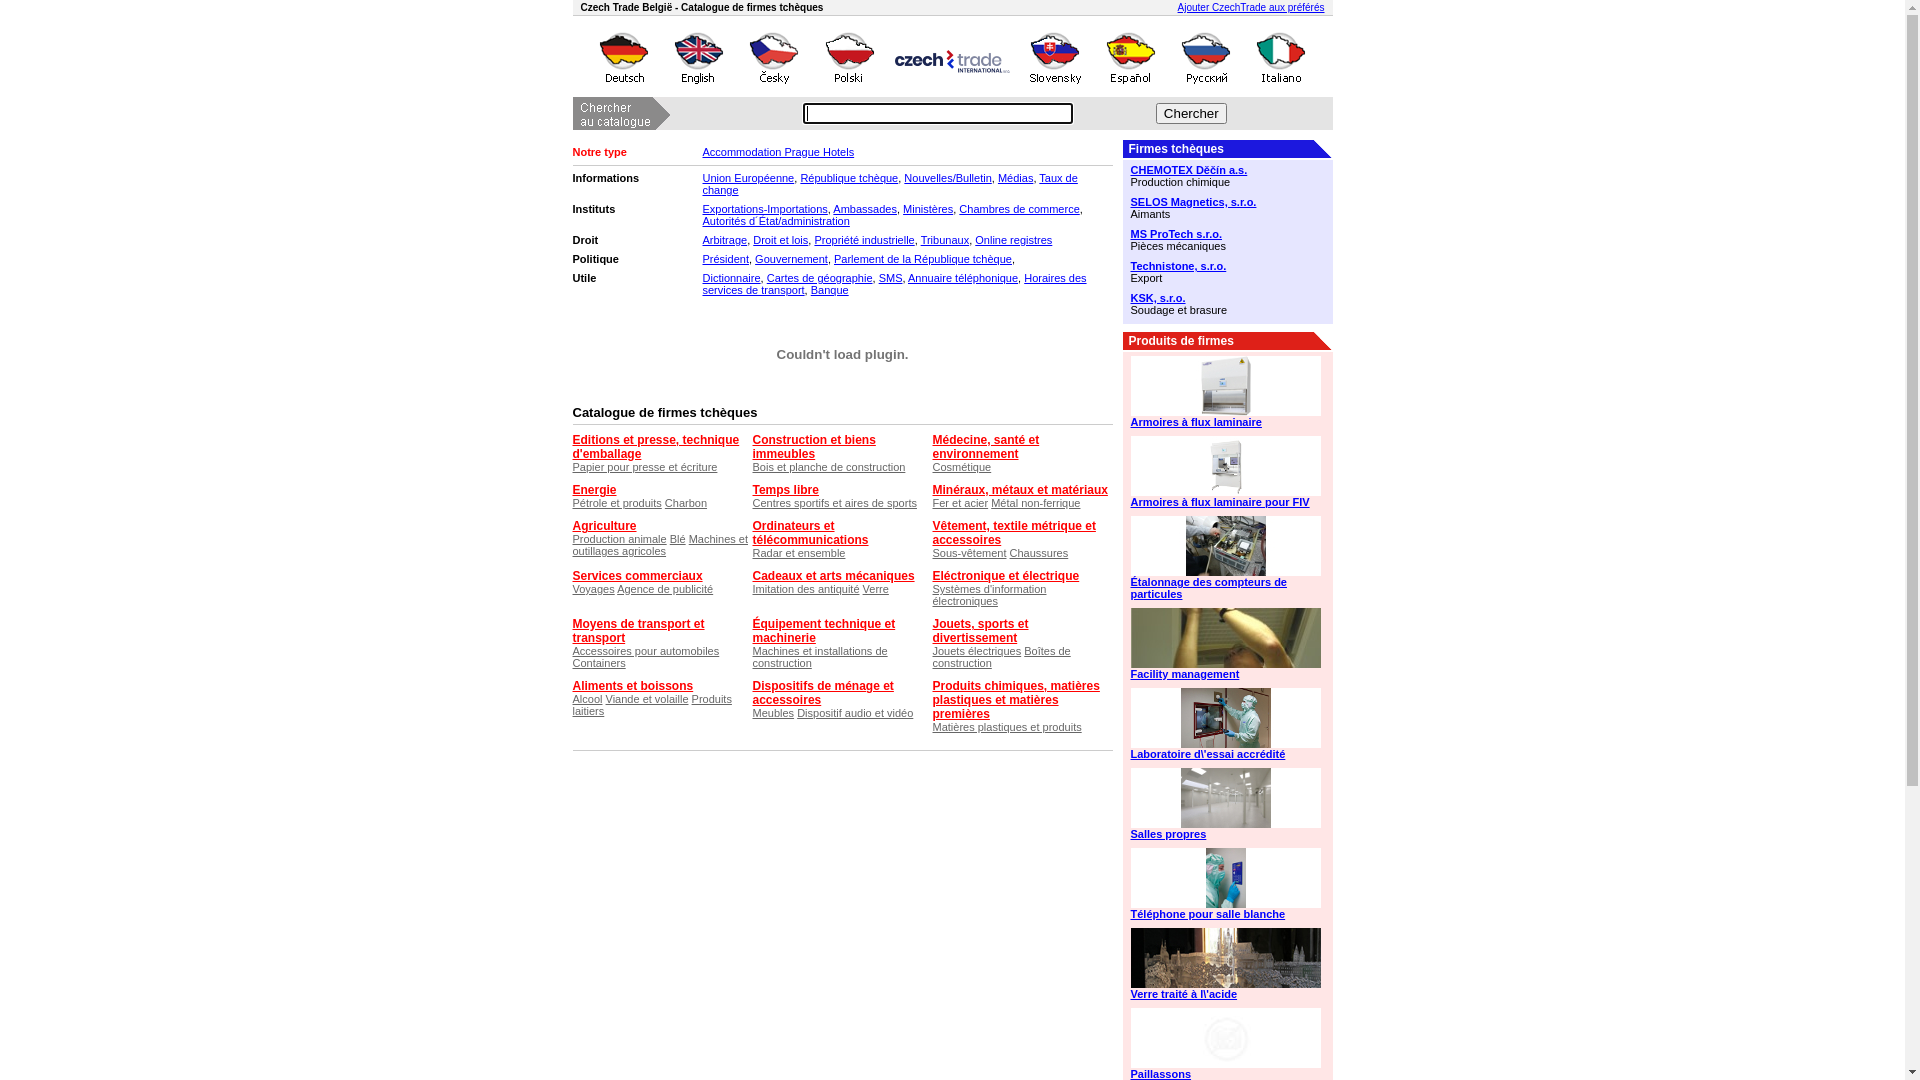 Image resolution: width=1920 pixels, height=1080 pixels. I want to click on 'Radar et ensemble', so click(751, 552).